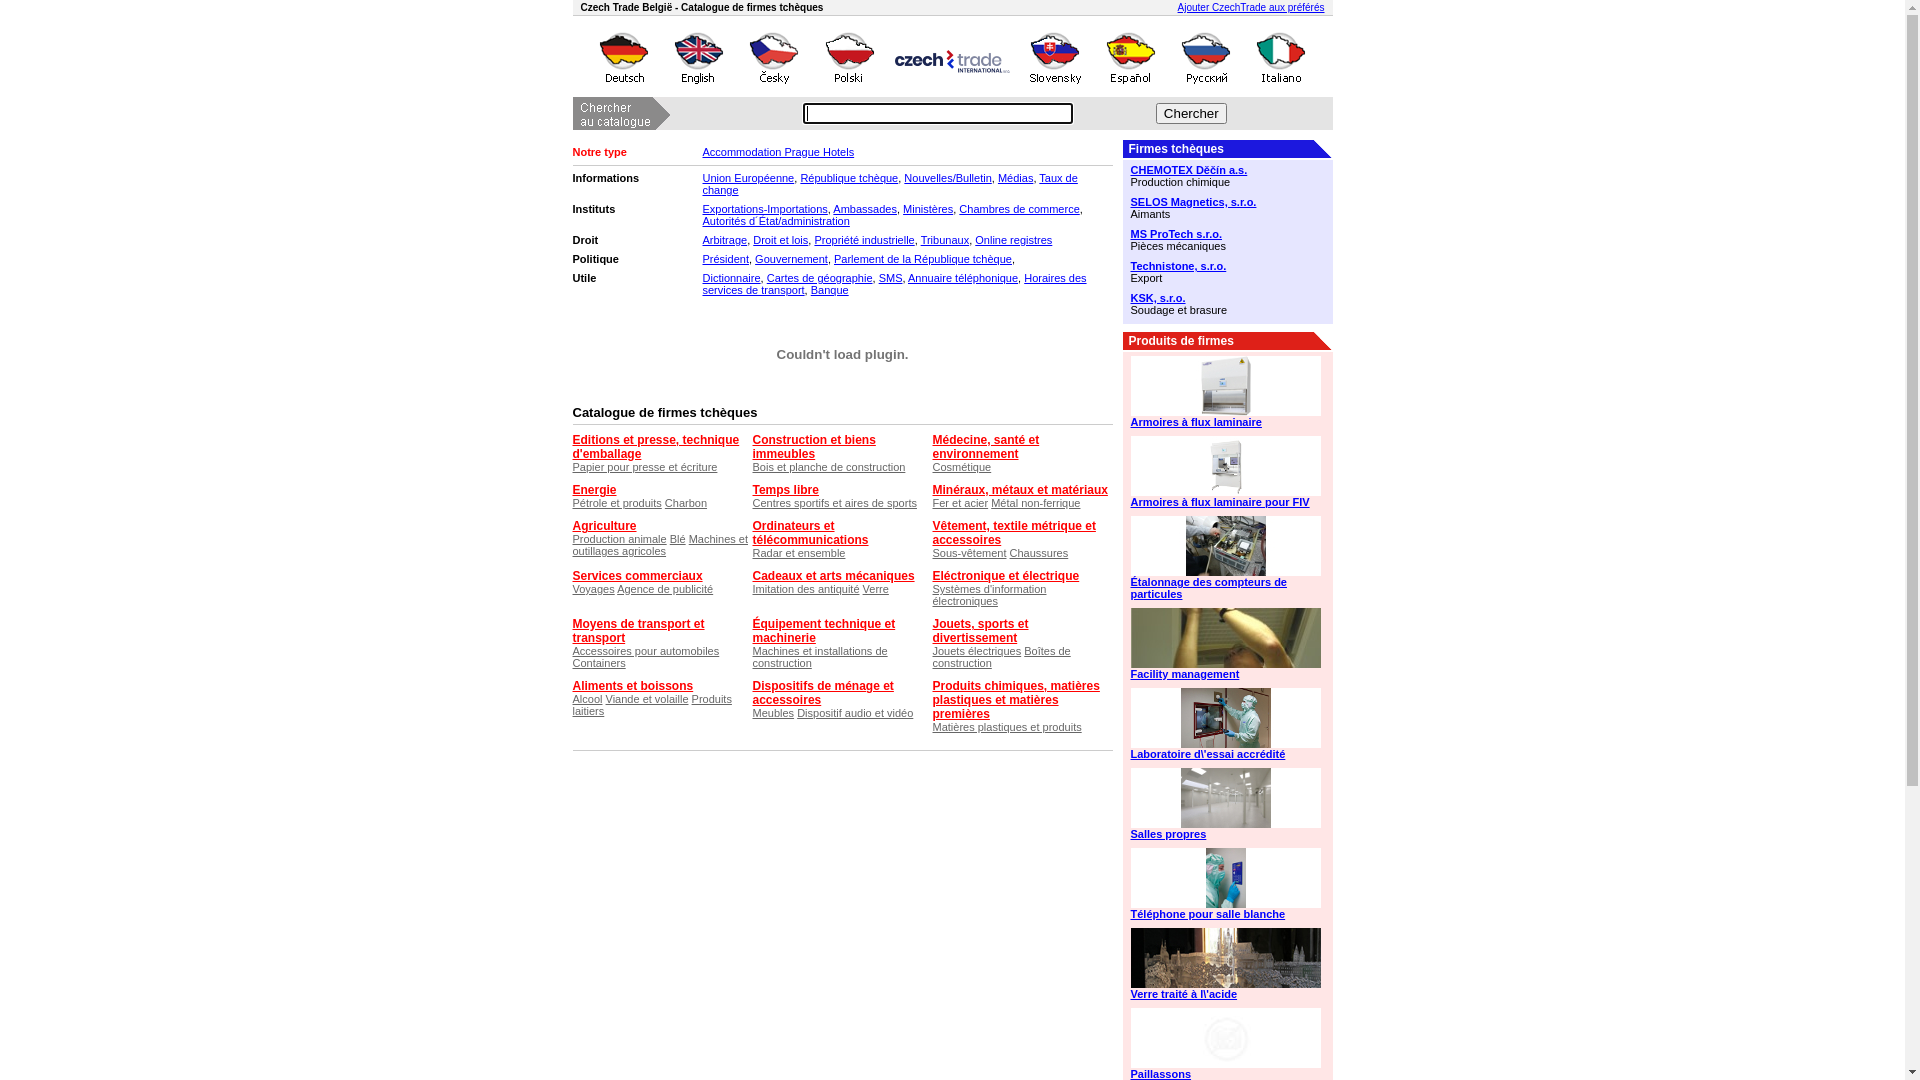 Image resolution: width=1920 pixels, height=1080 pixels. I want to click on 'Radar et ensemble', so click(751, 552).